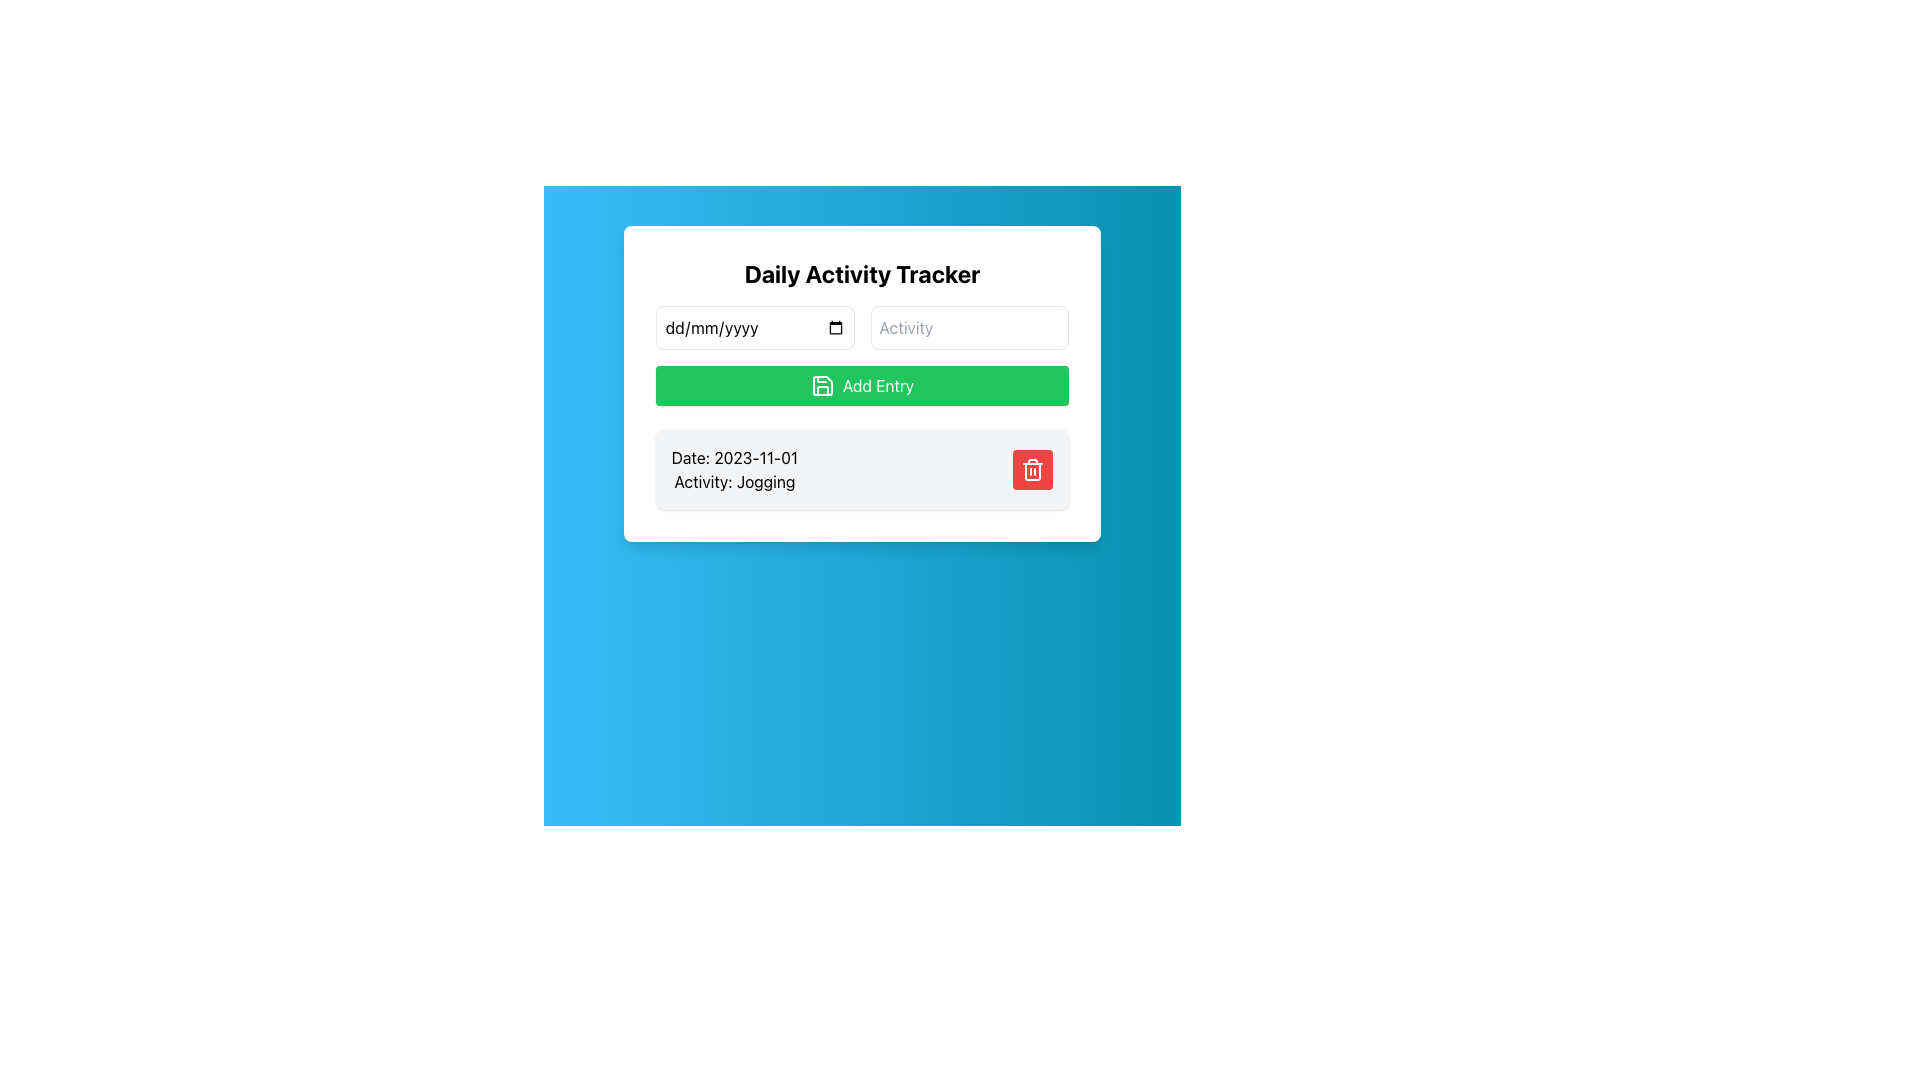  I want to click on the delete button located at the far right of the content row for the activity entry 'Jogging on 2023-11-01', so click(1033, 470).